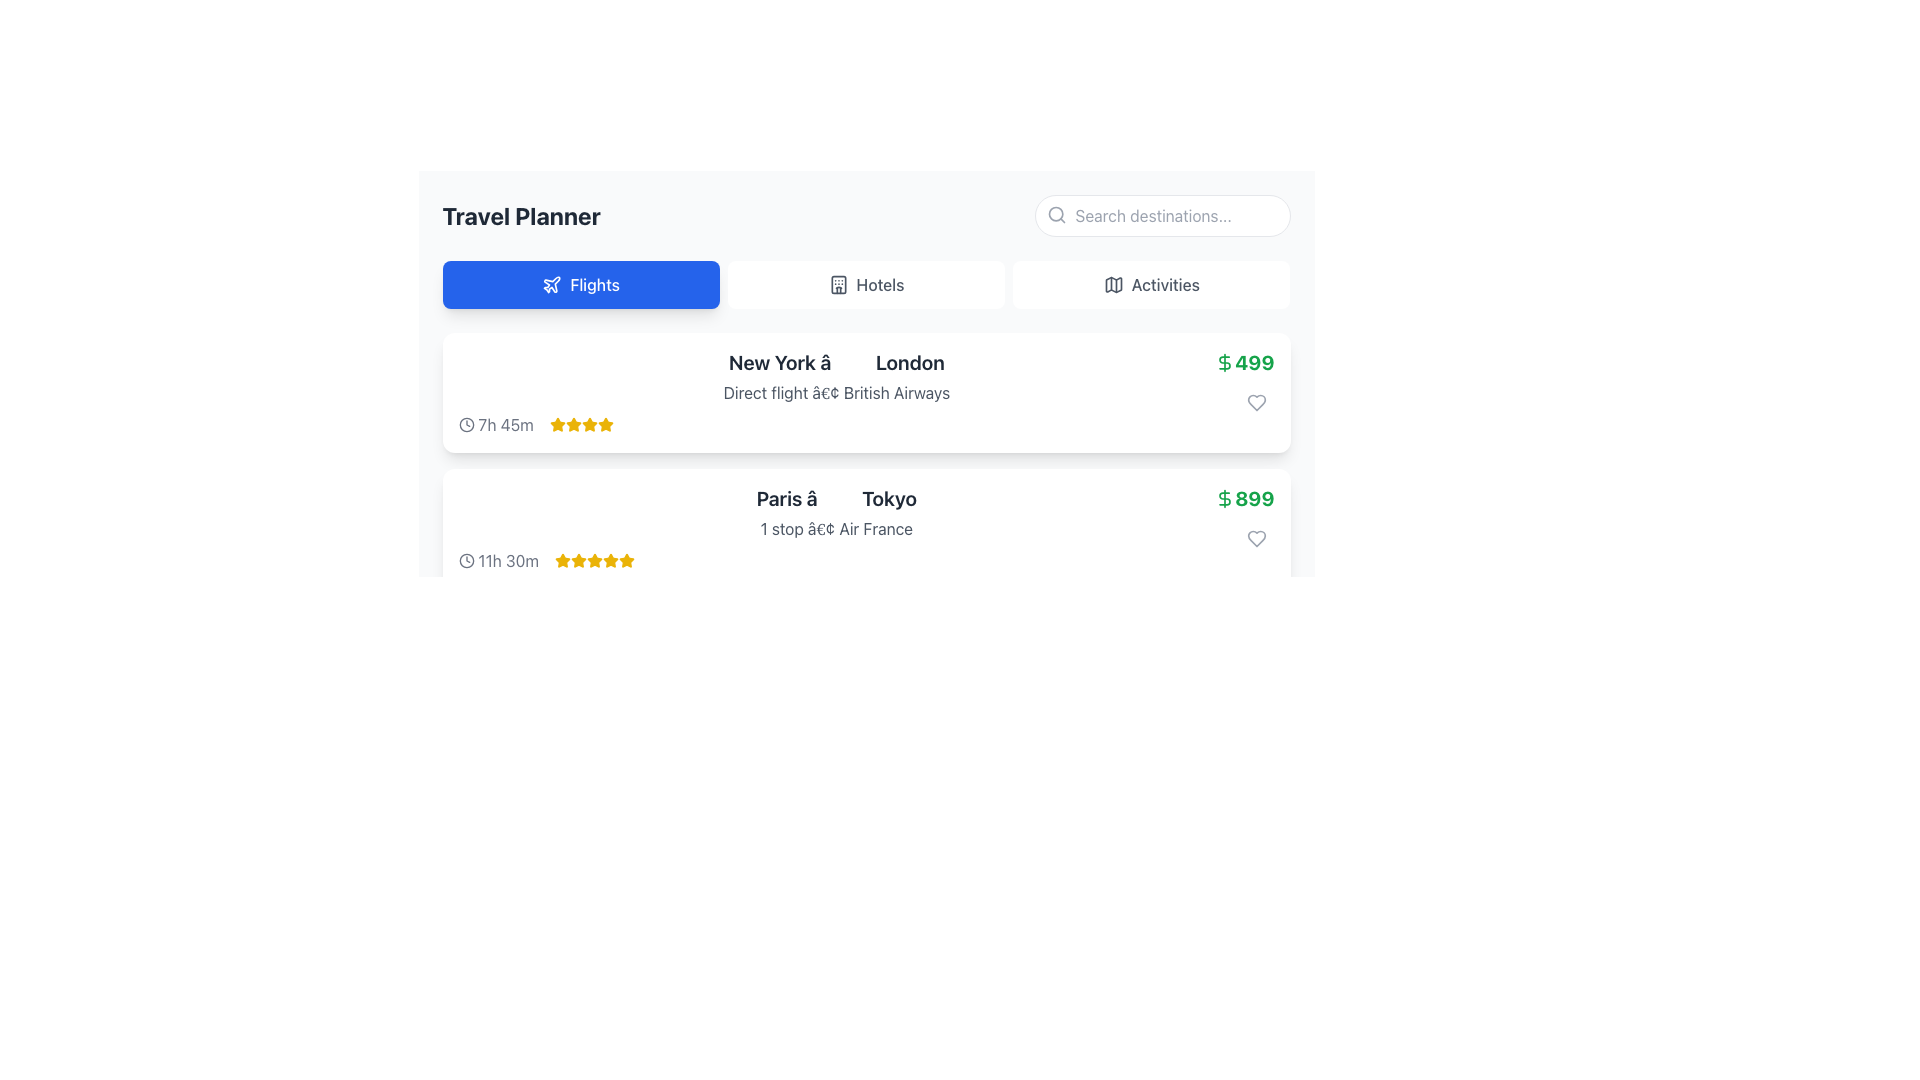  I want to click on the third yellow star-shaped icon in the rating component of the flight option, located in the lower card of the interface, so click(594, 560).